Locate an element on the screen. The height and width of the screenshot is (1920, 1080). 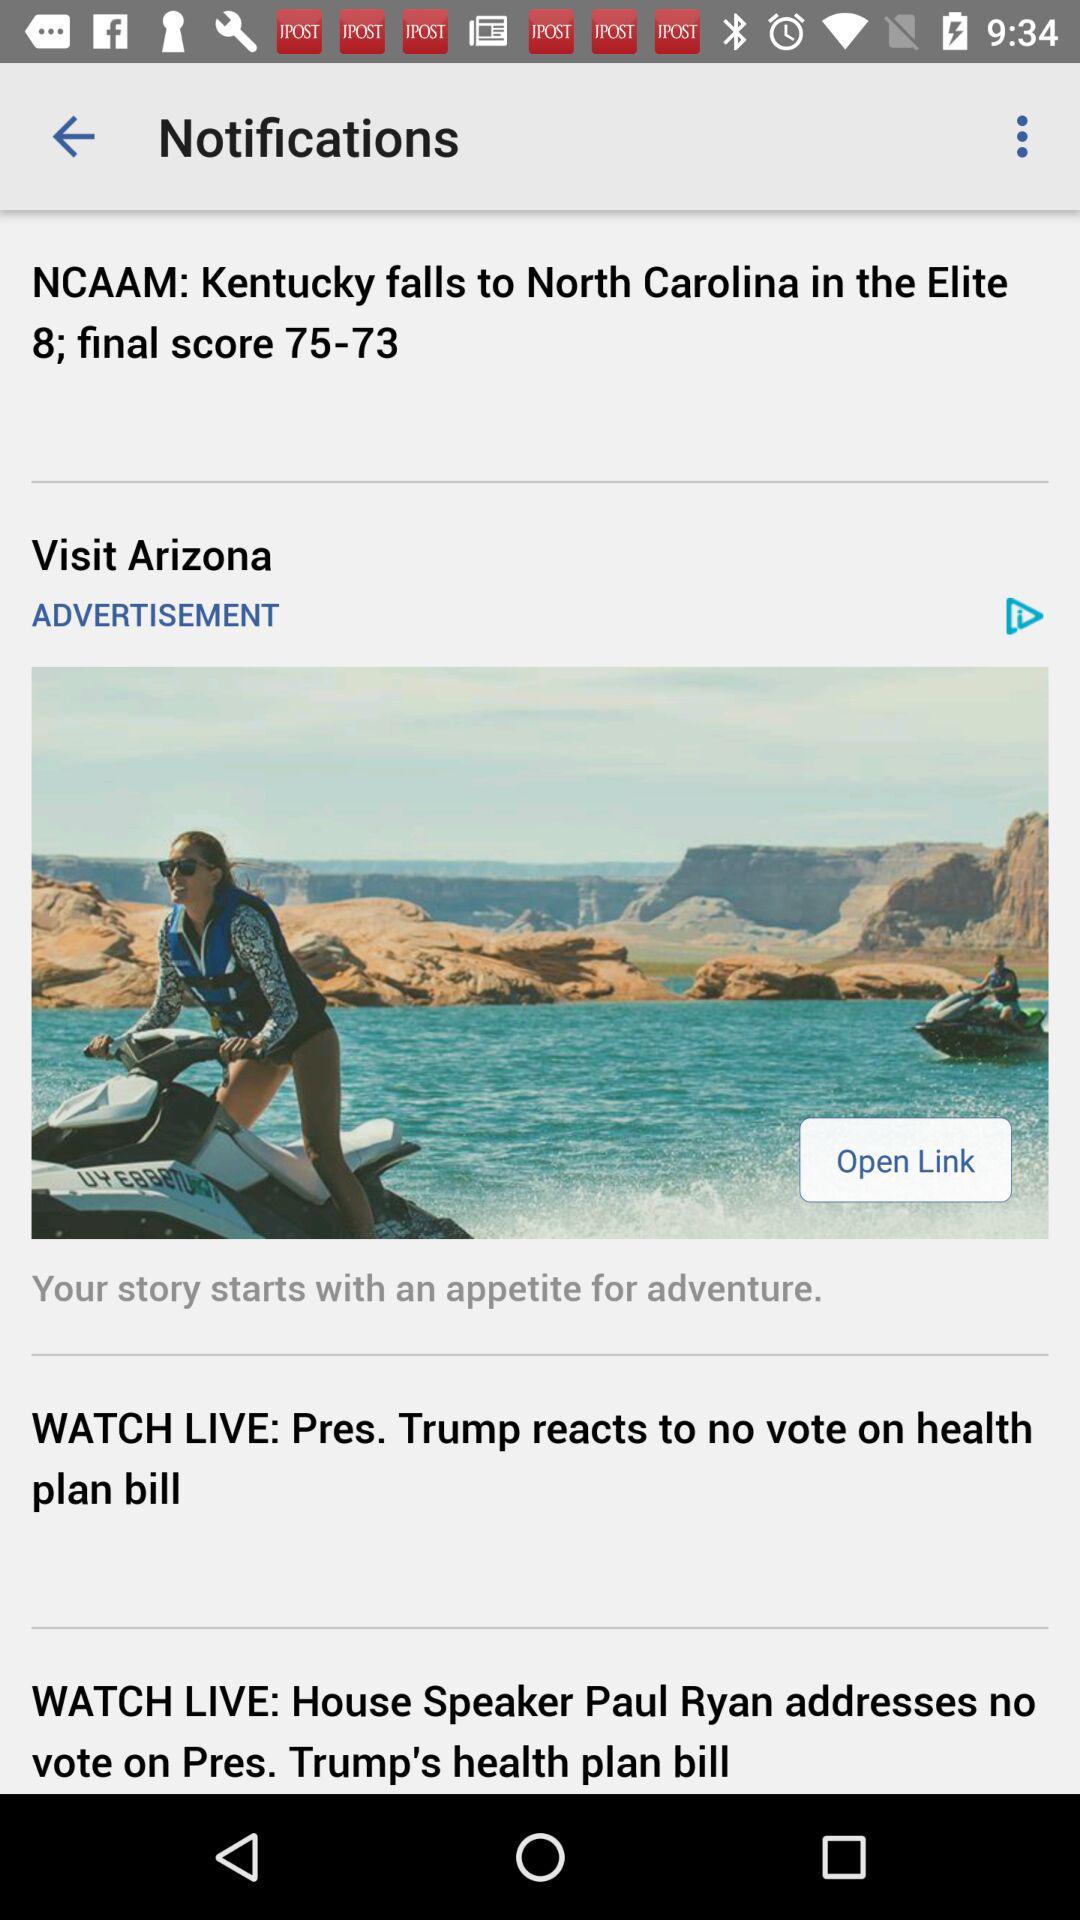
icon at the center is located at coordinates (540, 951).